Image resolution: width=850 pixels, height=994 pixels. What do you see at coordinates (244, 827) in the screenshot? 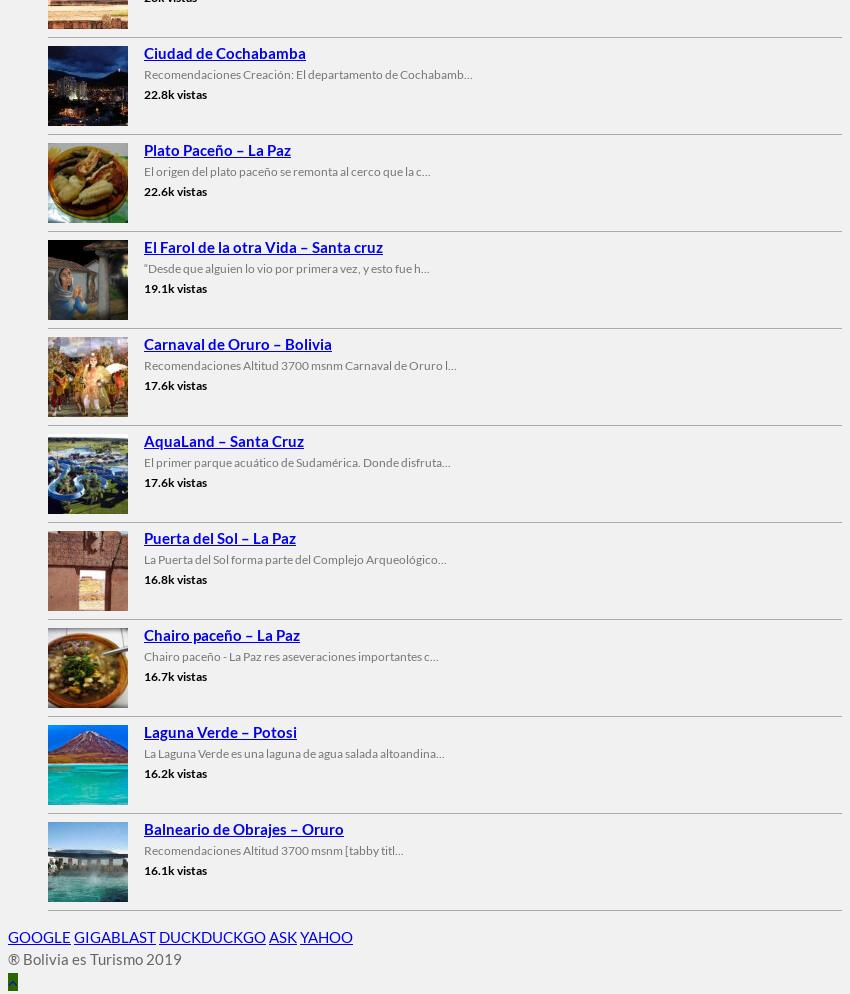
I see `'Balneario de Obrajes – Oruro'` at bounding box center [244, 827].